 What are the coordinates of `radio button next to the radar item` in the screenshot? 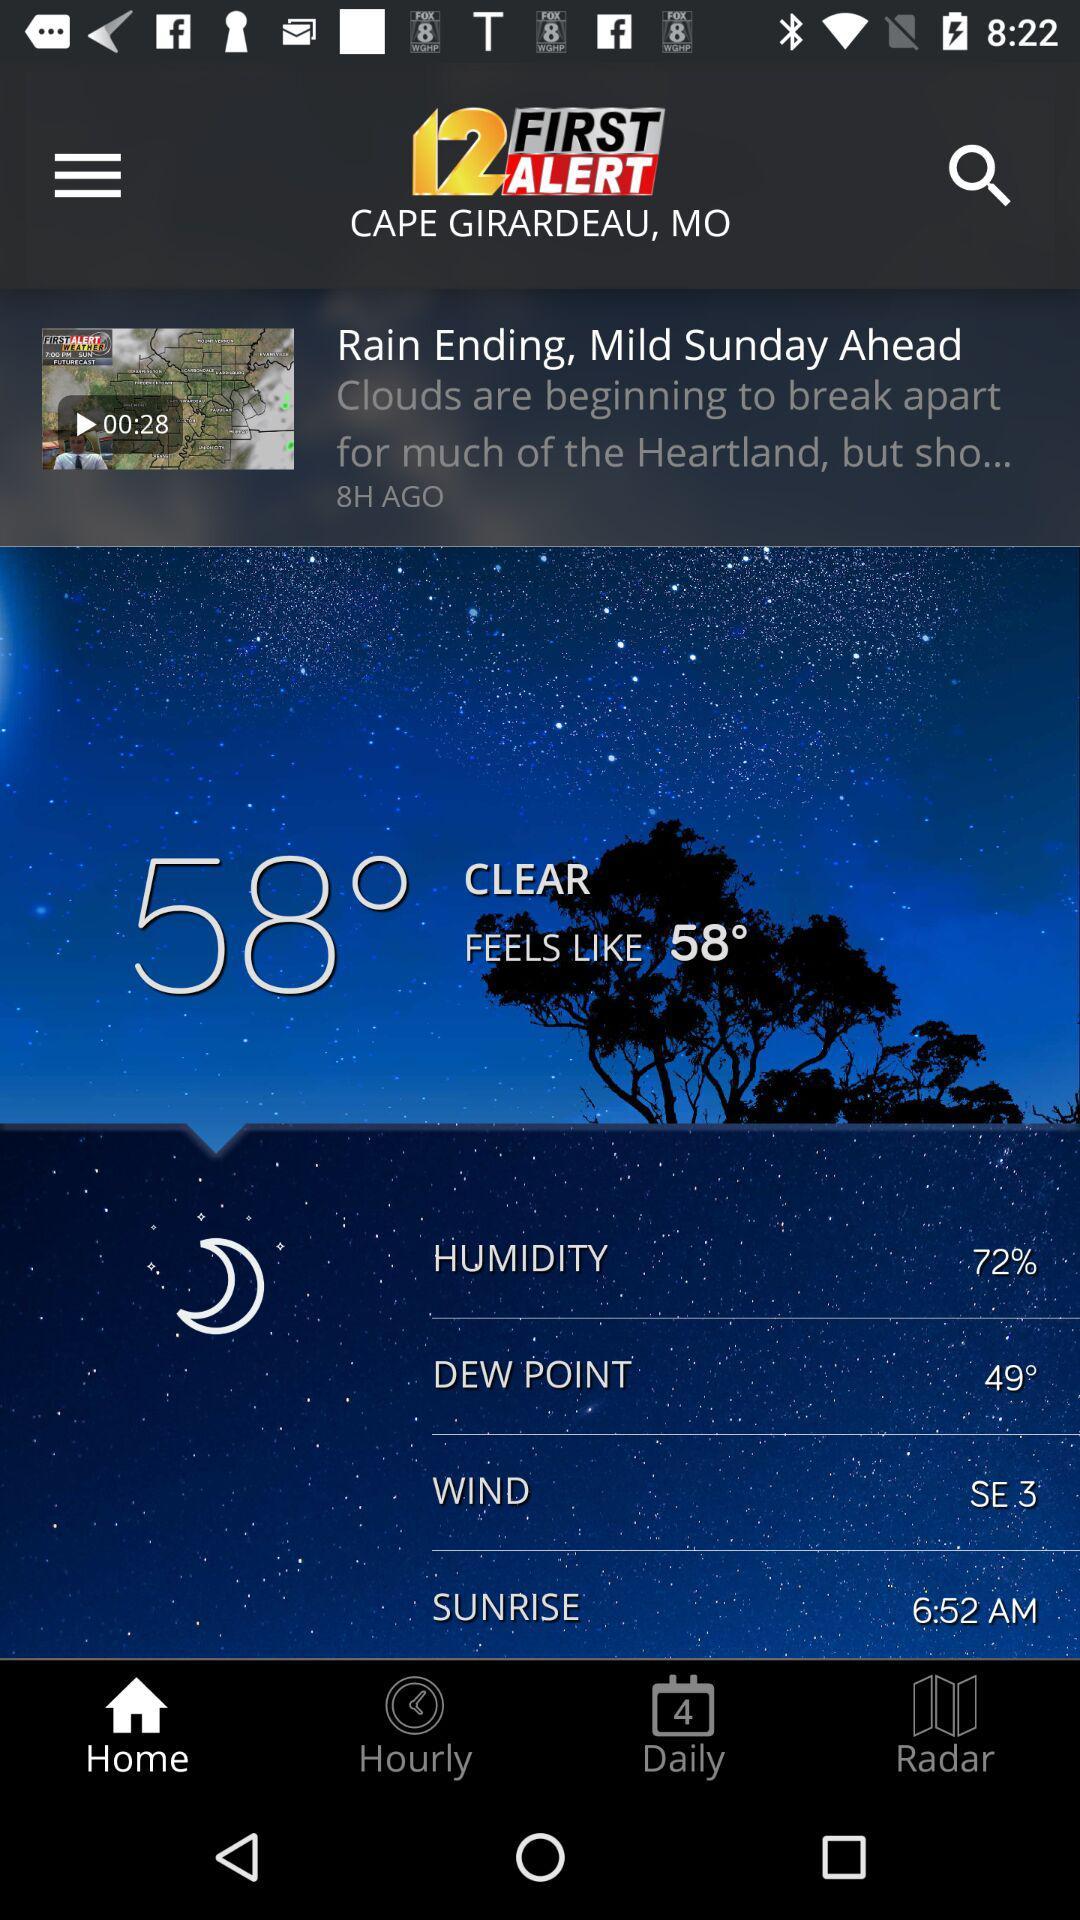 It's located at (682, 1726).